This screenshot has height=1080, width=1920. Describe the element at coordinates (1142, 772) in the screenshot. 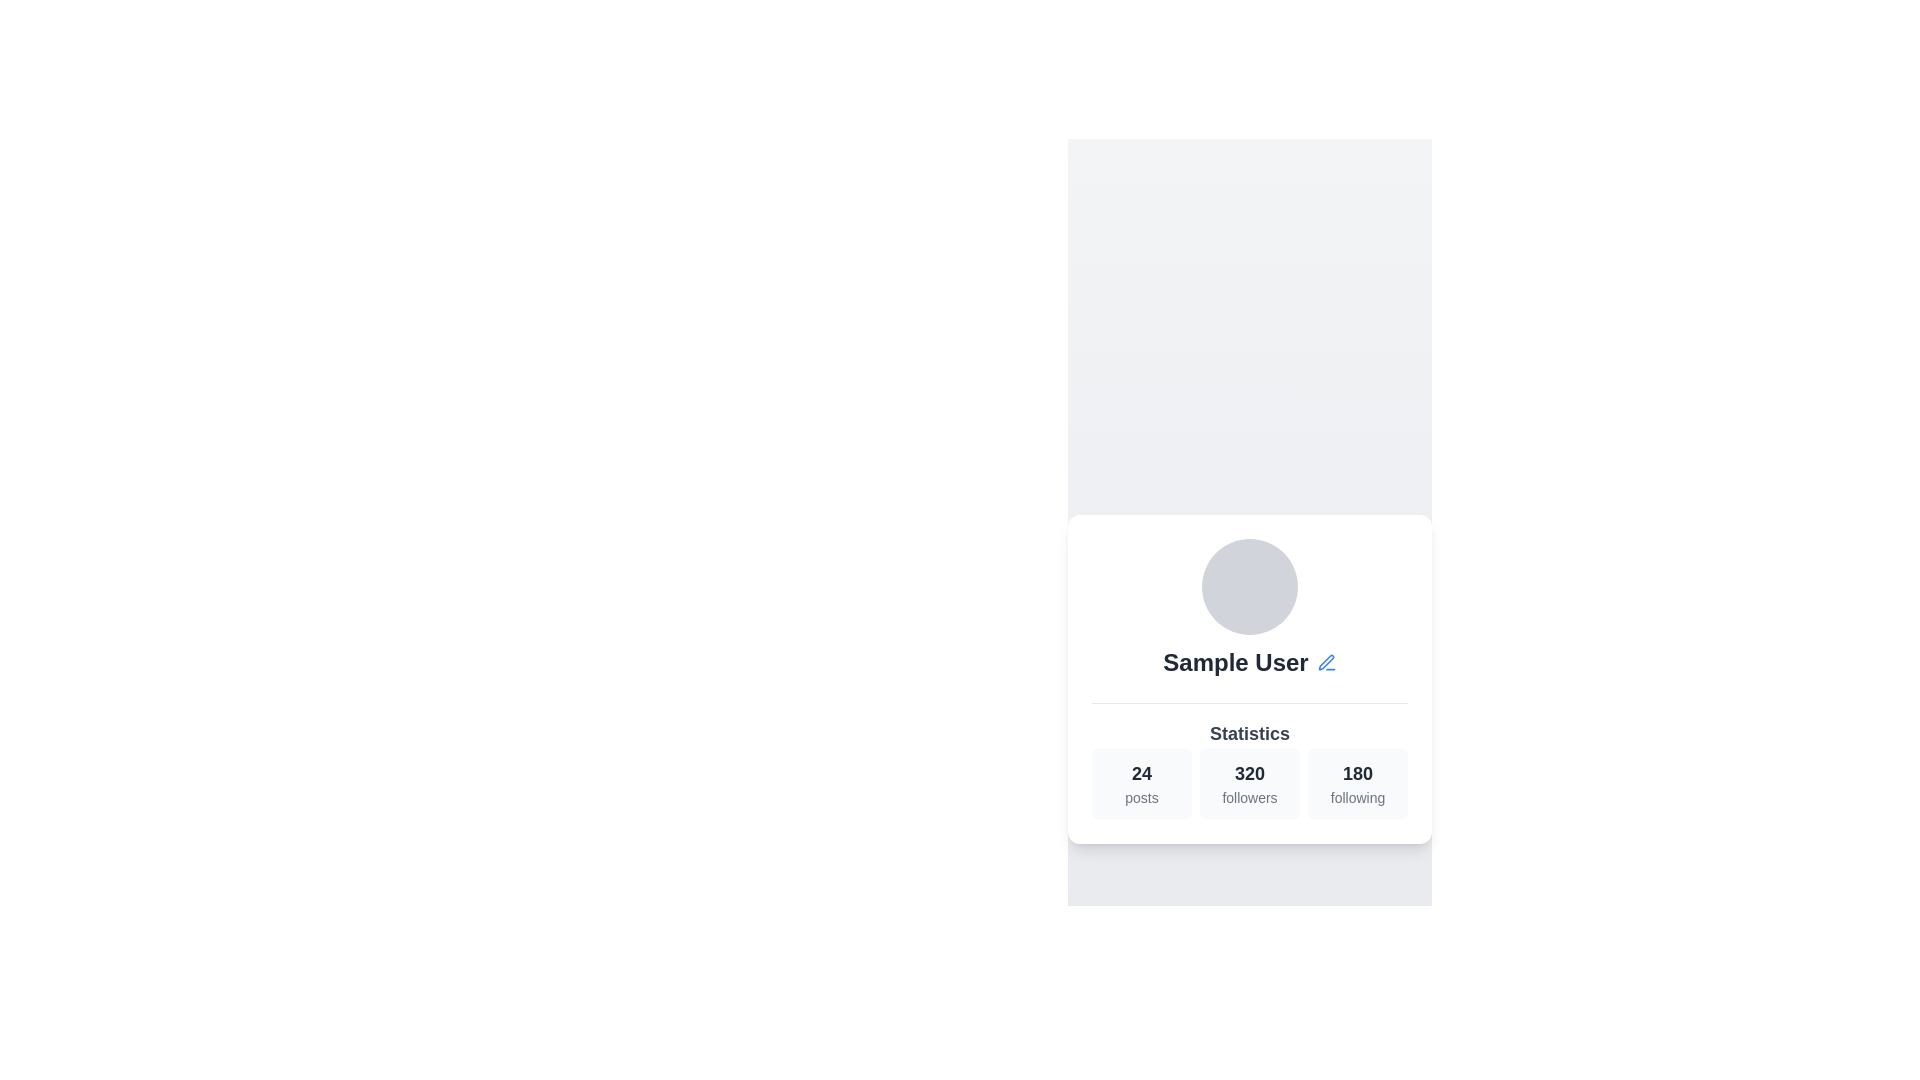

I see `the bold numeral text '24' in the first statistics card, which is positioned above the 'posts' label, indicating a metric in the profile card interface` at that location.